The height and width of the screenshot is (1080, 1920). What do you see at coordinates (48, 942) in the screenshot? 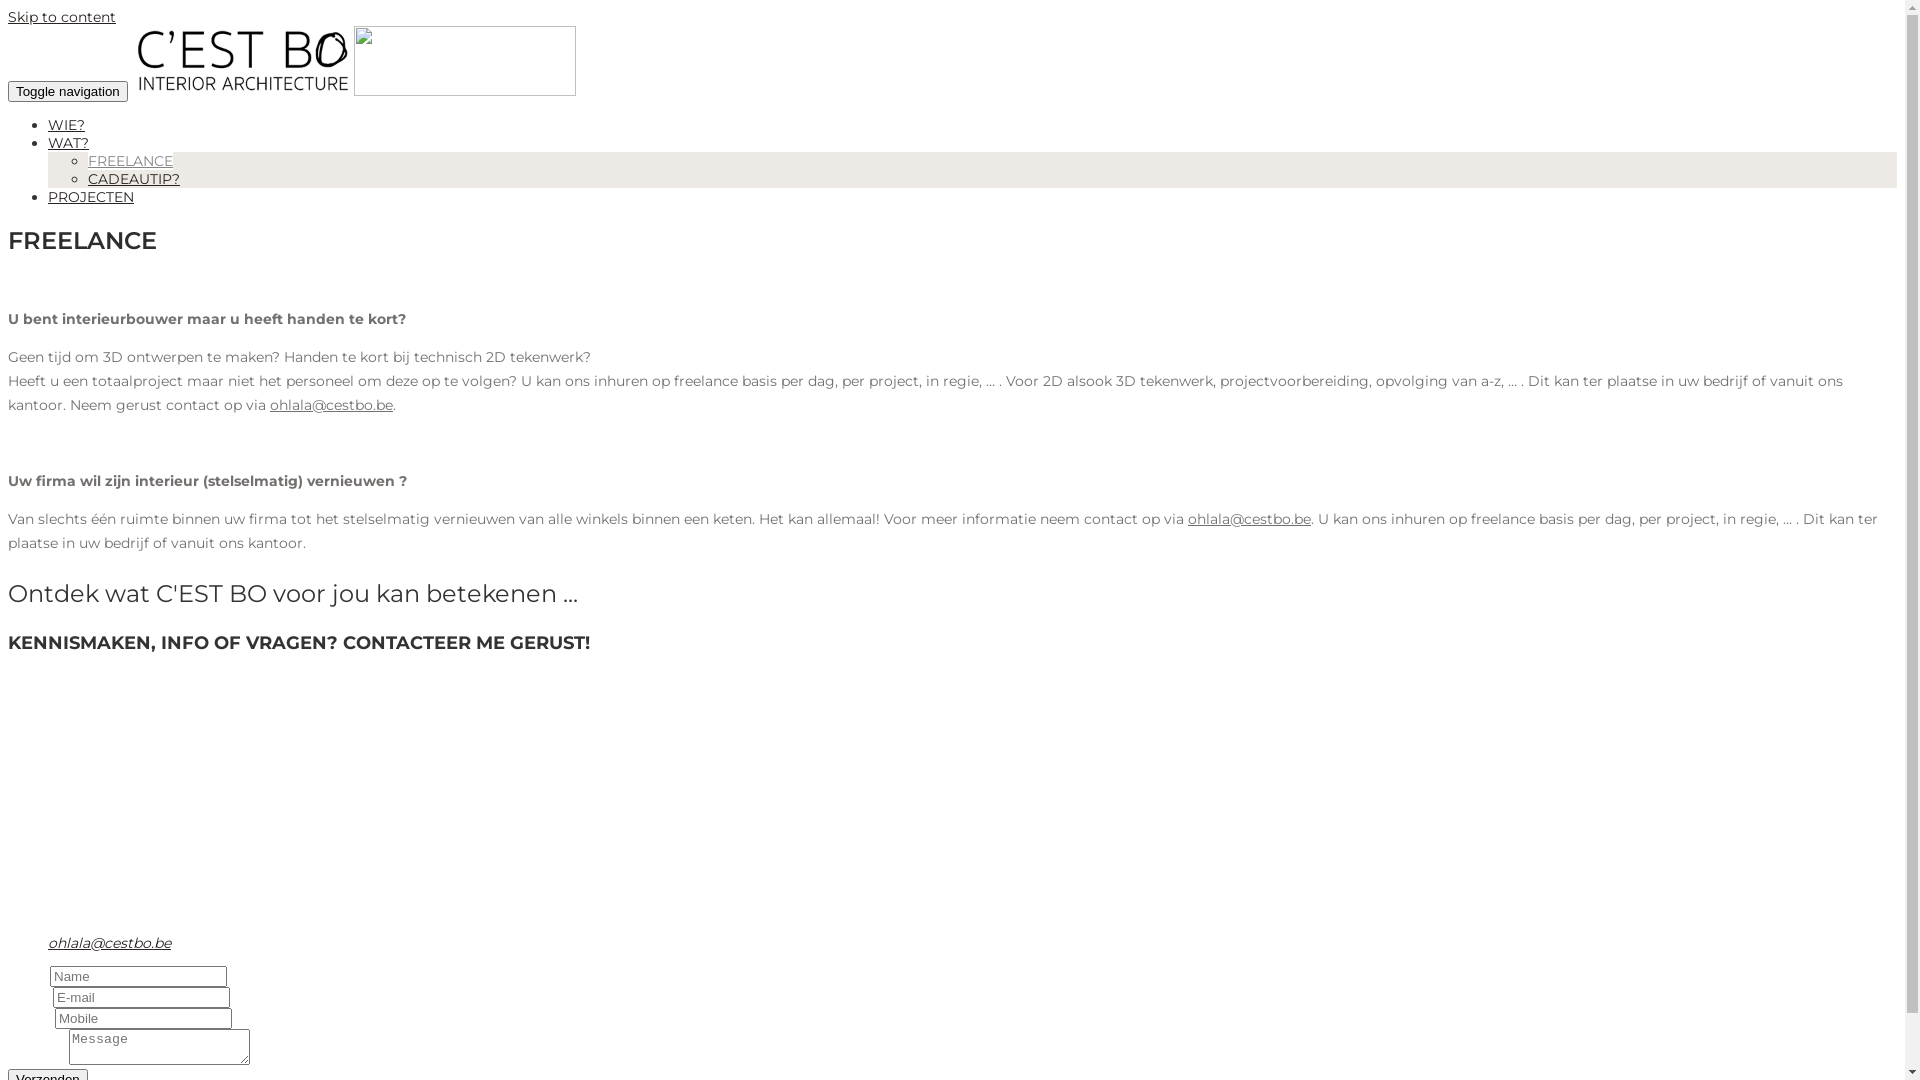
I see `'ohlala@cestbo.be'` at bounding box center [48, 942].